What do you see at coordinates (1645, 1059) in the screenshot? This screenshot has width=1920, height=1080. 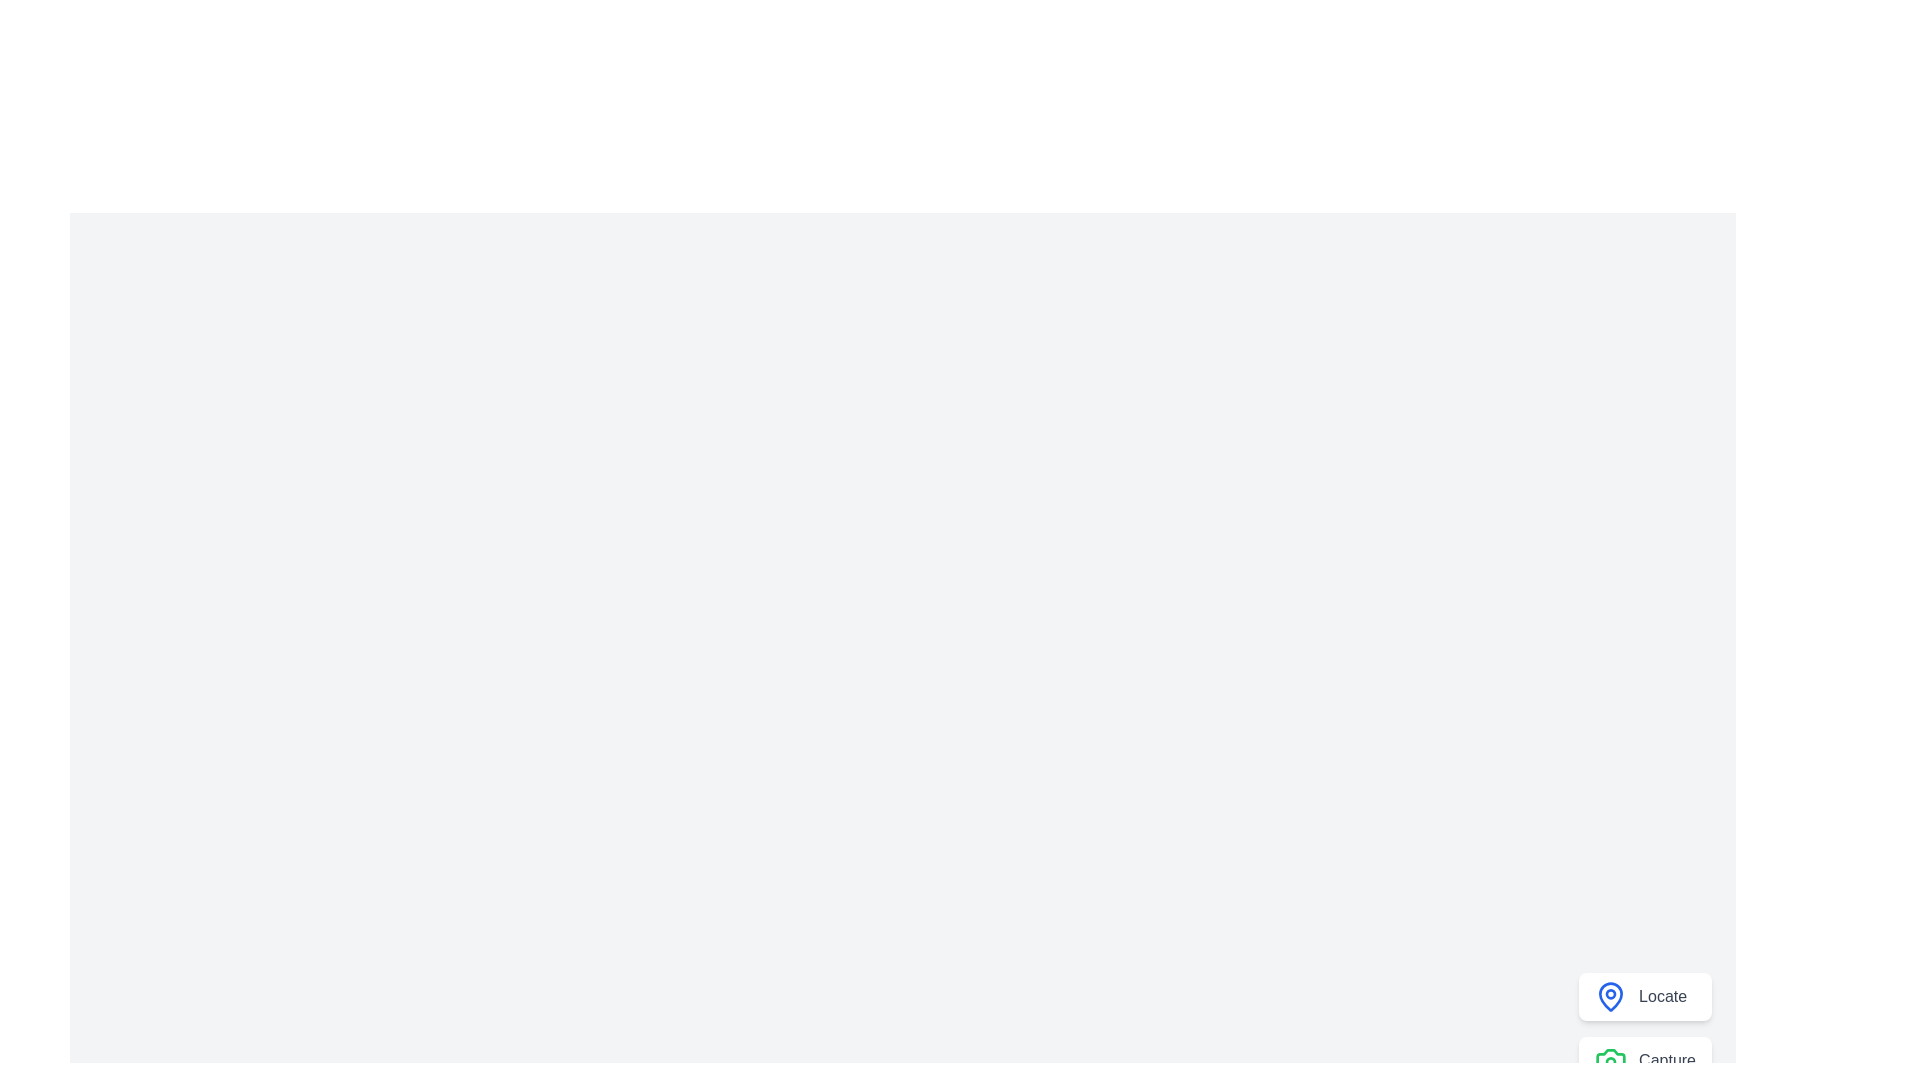 I see `'Capture' button` at bounding box center [1645, 1059].